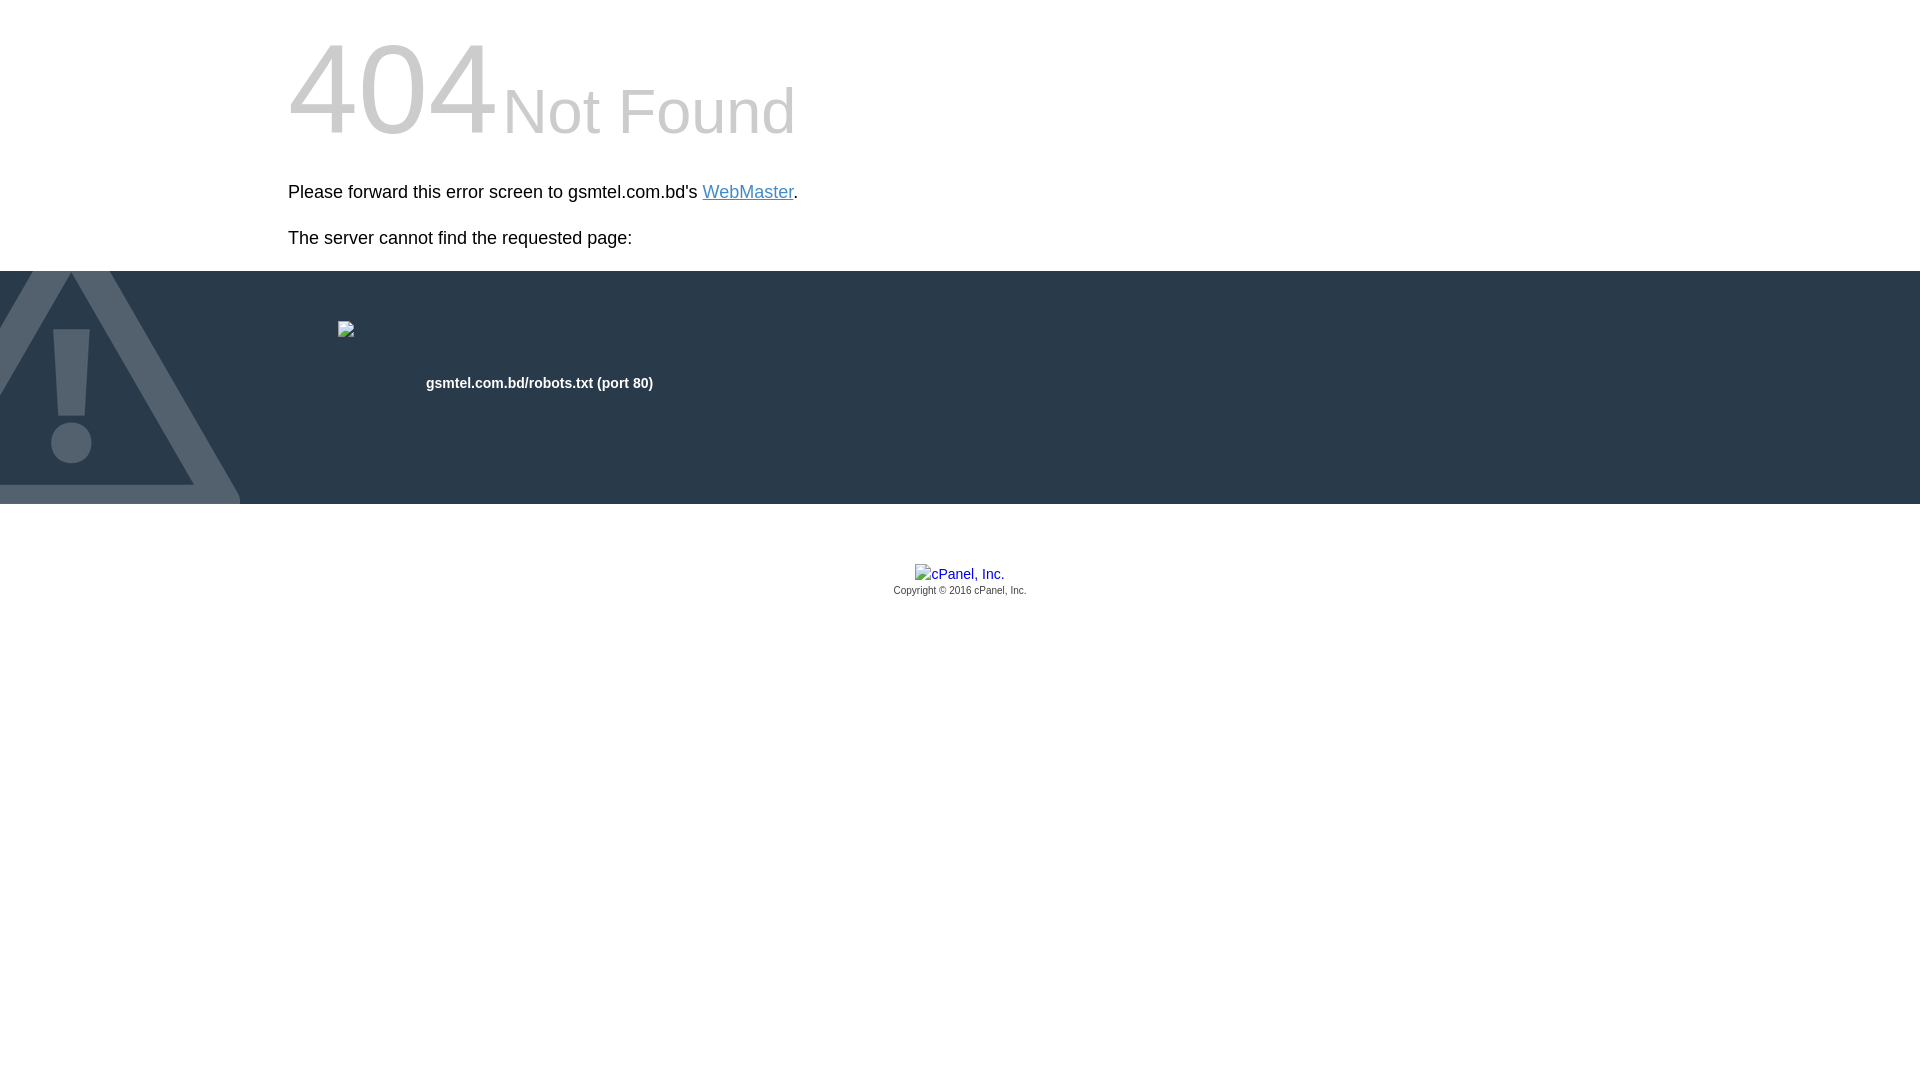 This screenshot has height=1080, width=1920. I want to click on 'WebMaster', so click(747, 192).